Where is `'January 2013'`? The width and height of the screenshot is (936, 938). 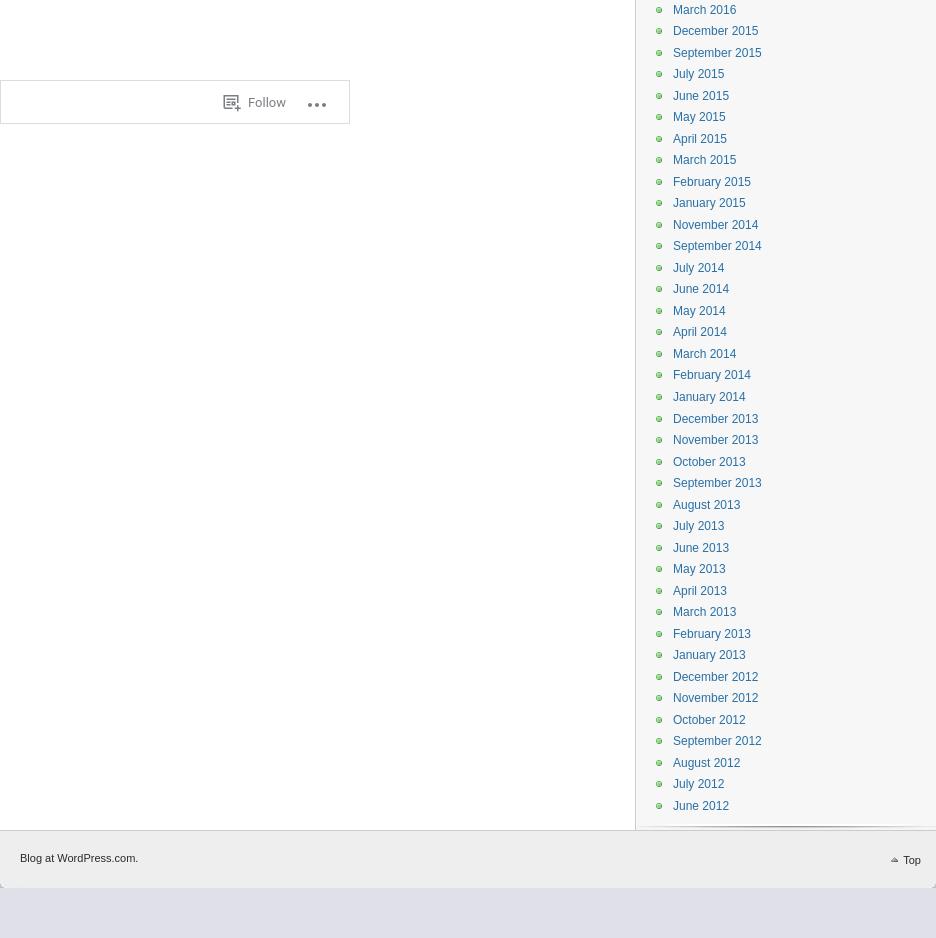
'January 2013' is located at coordinates (708, 654).